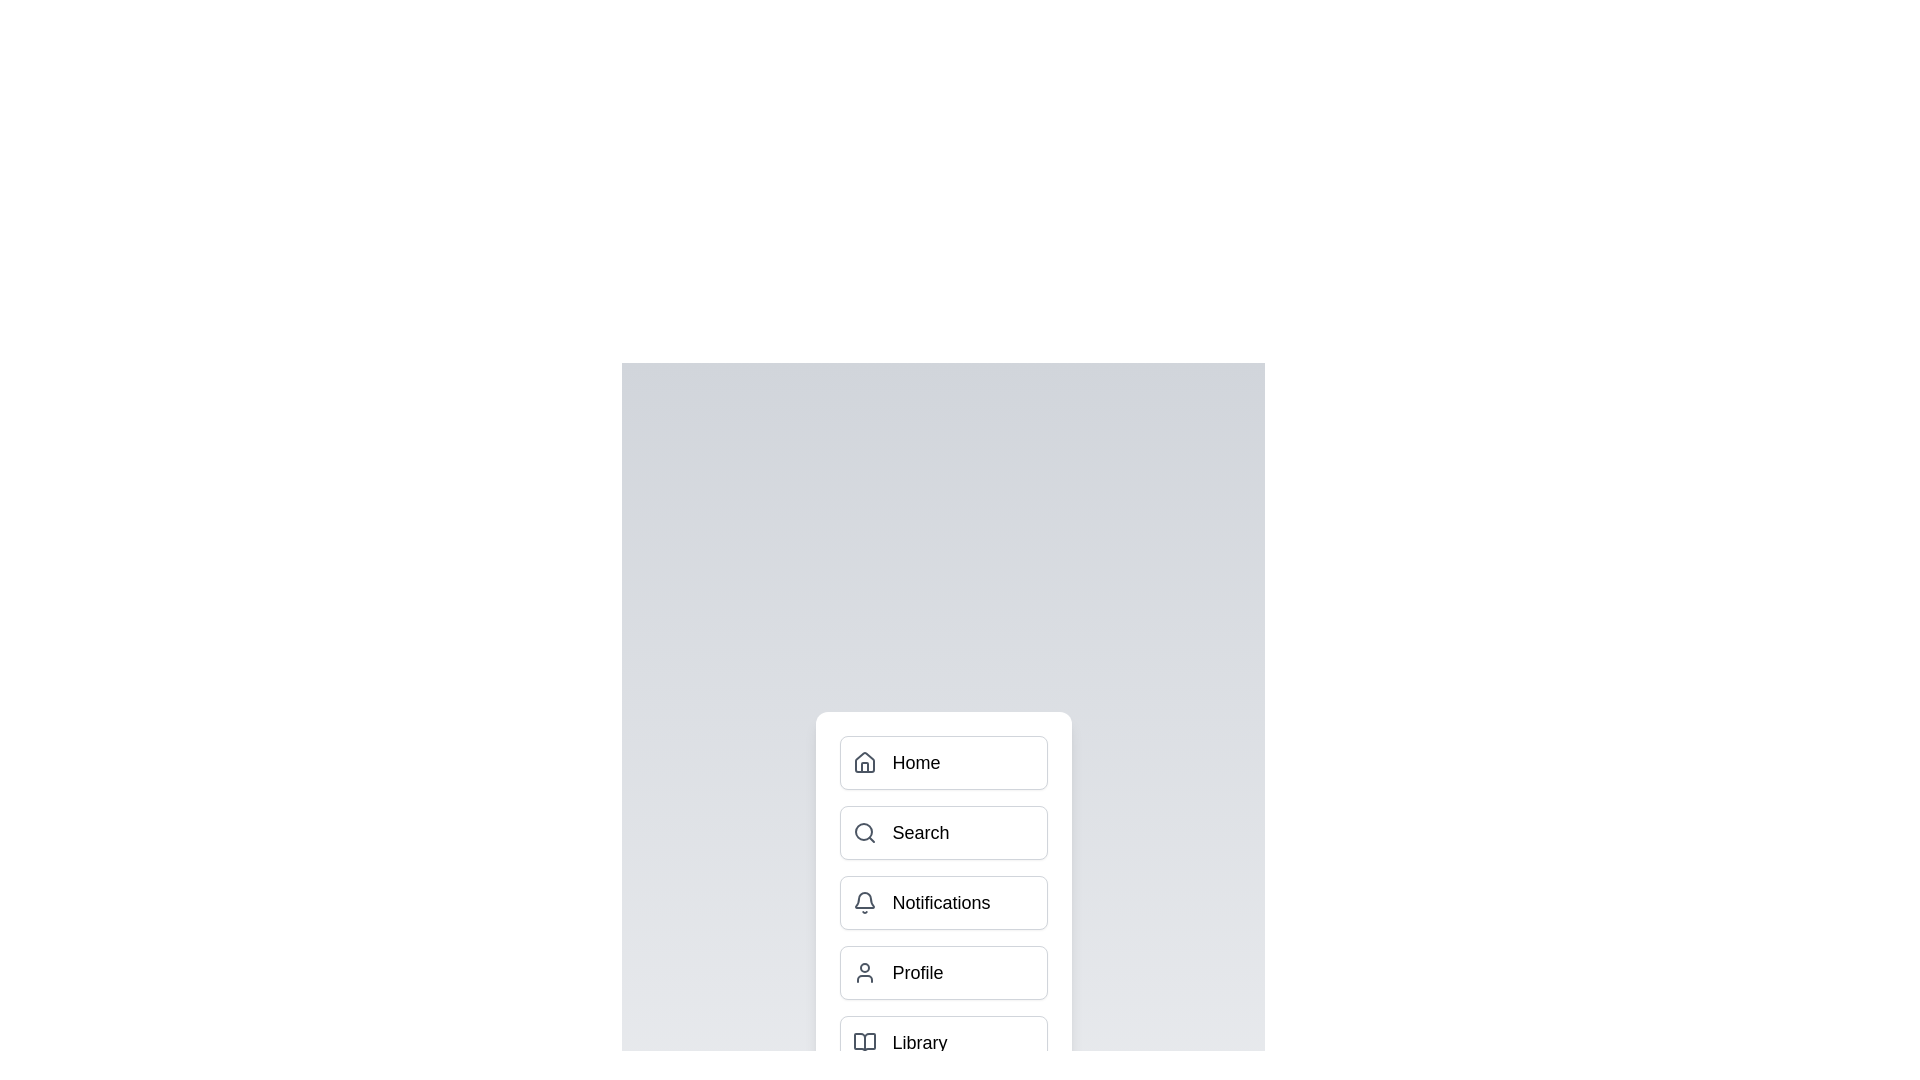 This screenshot has width=1920, height=1080. I want to click on the menu item Search, so click(942, 833).